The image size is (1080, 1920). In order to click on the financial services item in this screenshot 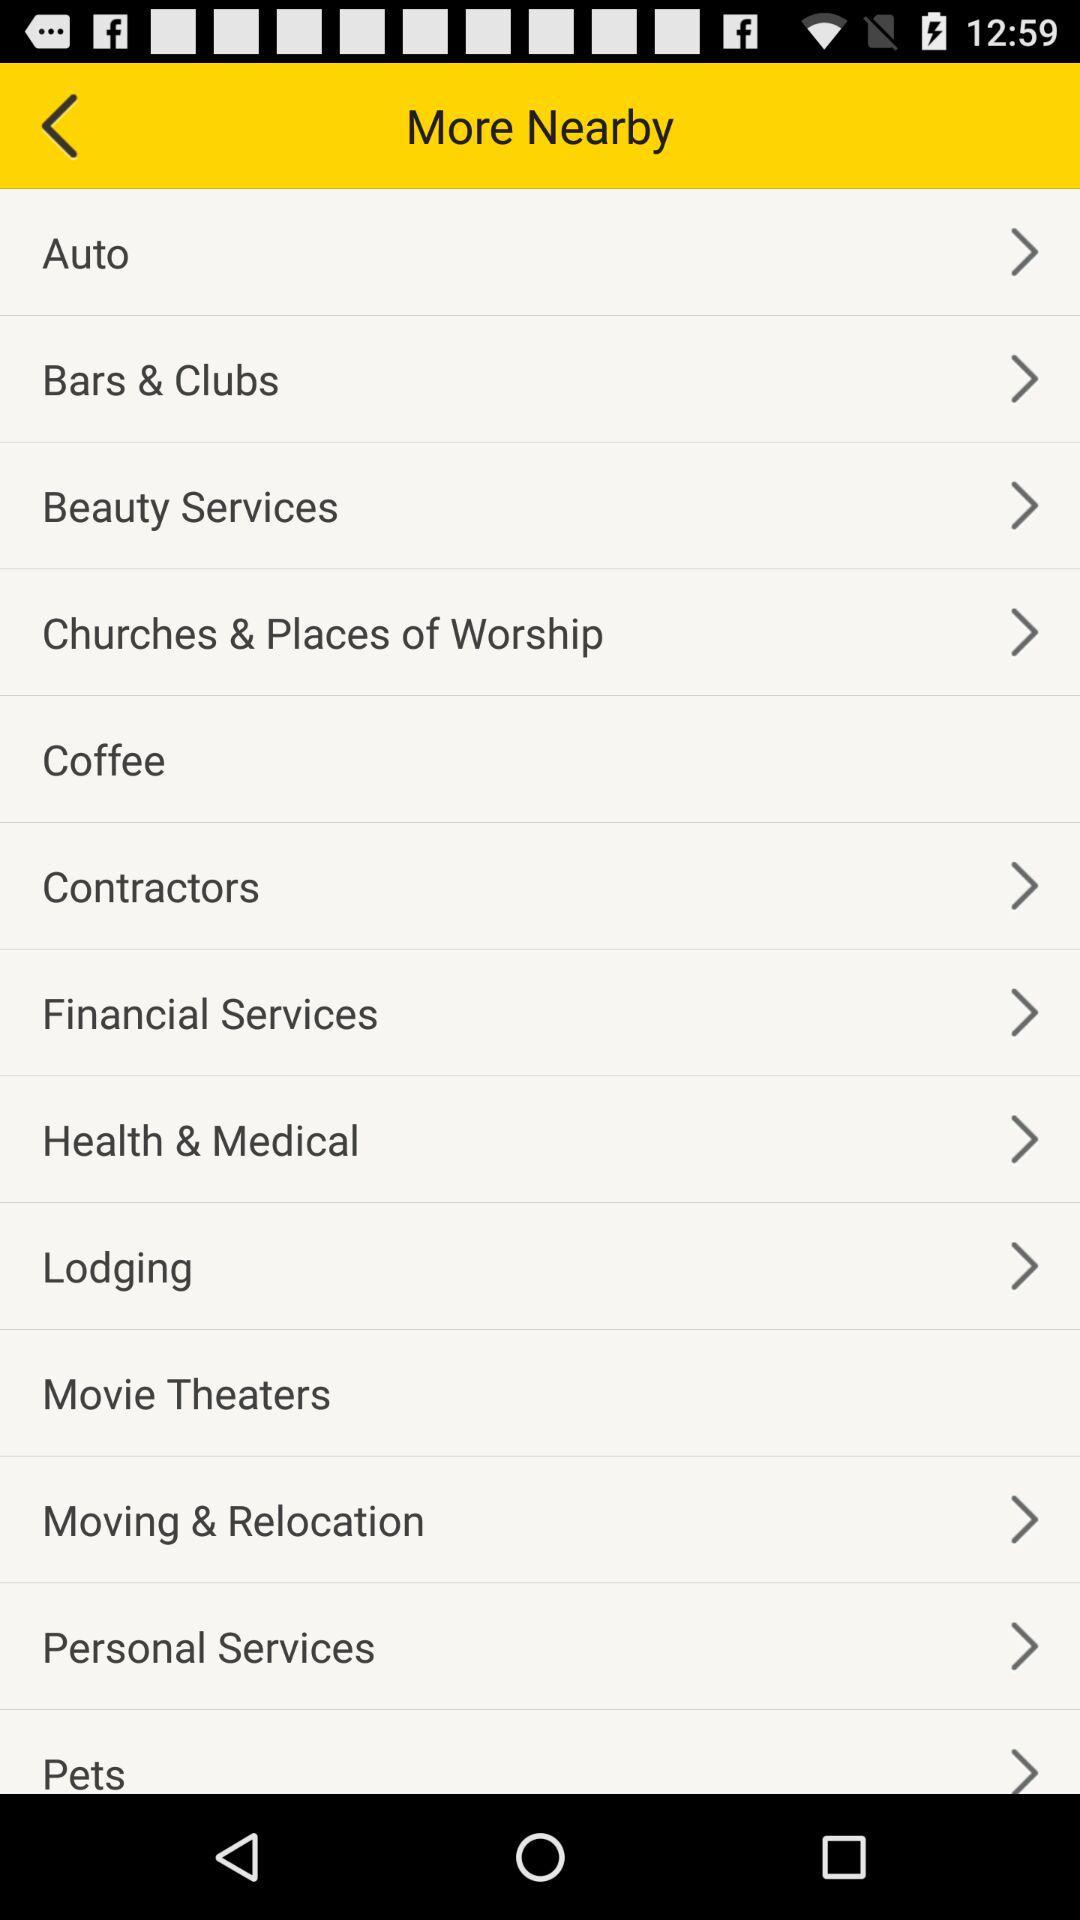, I will do `click(210, 1012)`.